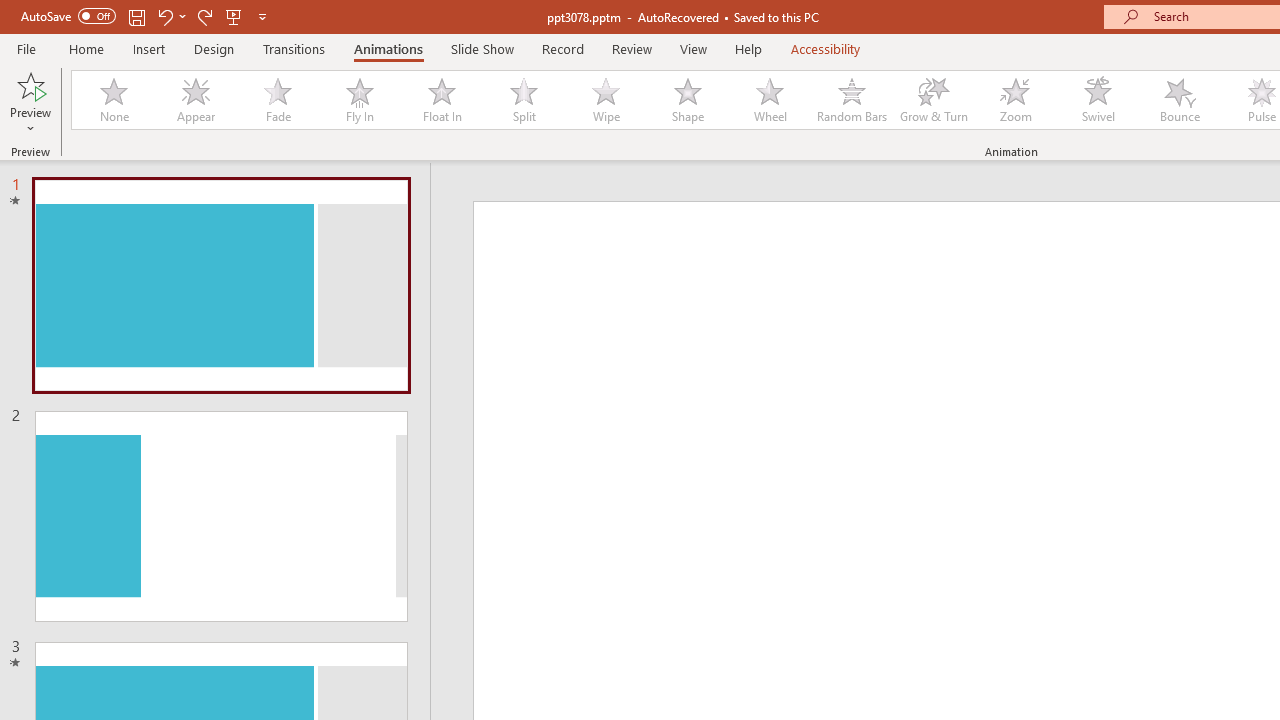  I want to click on 'Fly In', so click(359, 100).